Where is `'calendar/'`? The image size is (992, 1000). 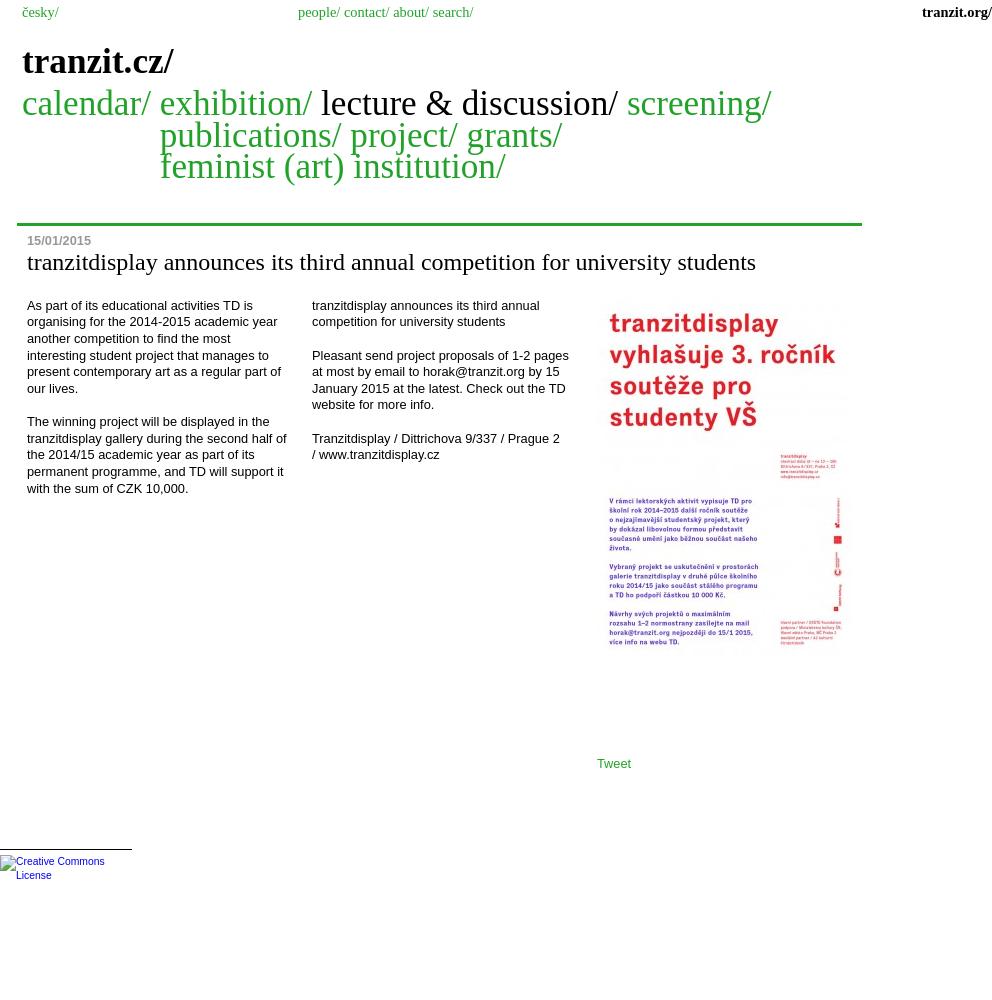 'calendar/' is located at coordinates (89, 102).